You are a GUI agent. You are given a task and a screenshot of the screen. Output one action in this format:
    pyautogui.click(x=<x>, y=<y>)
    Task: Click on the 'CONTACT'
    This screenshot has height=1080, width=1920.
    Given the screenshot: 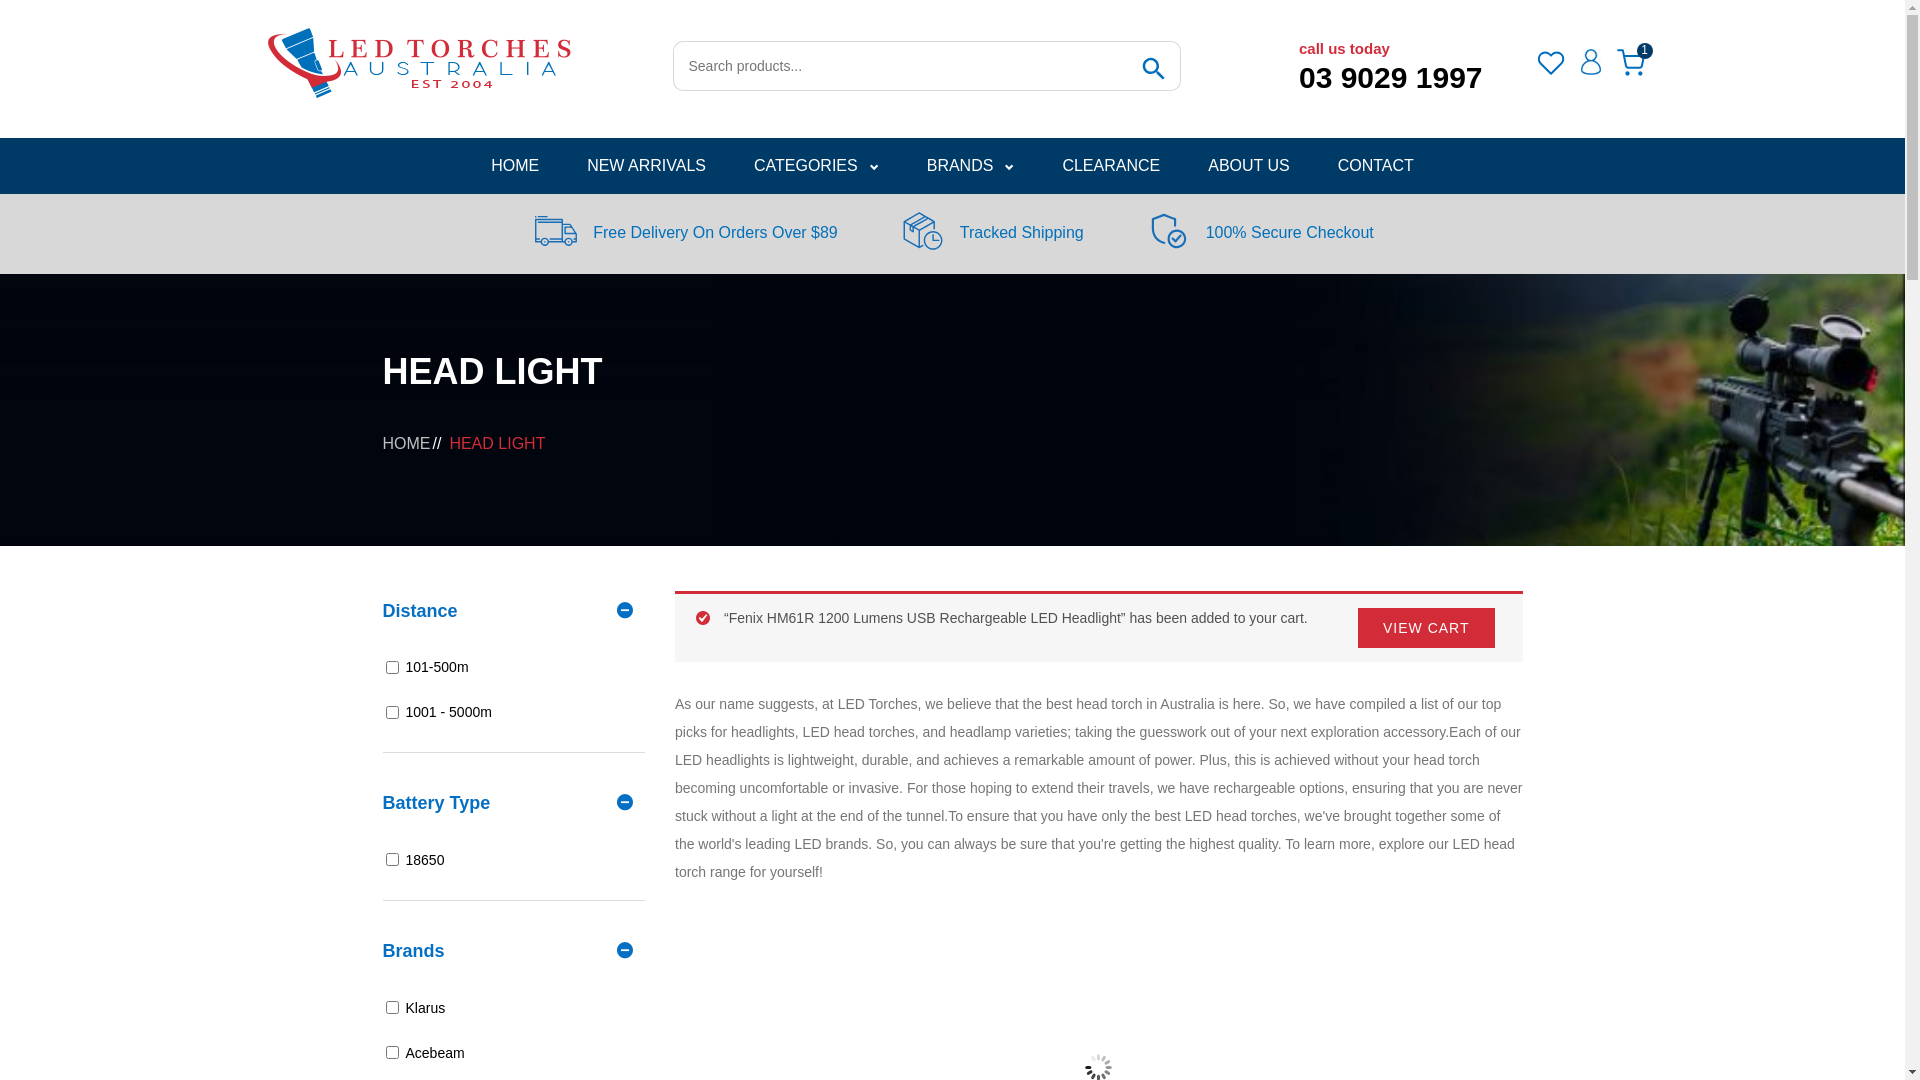 What is the action you would take?
    pyautogui.click(x=1375, y=164)
    